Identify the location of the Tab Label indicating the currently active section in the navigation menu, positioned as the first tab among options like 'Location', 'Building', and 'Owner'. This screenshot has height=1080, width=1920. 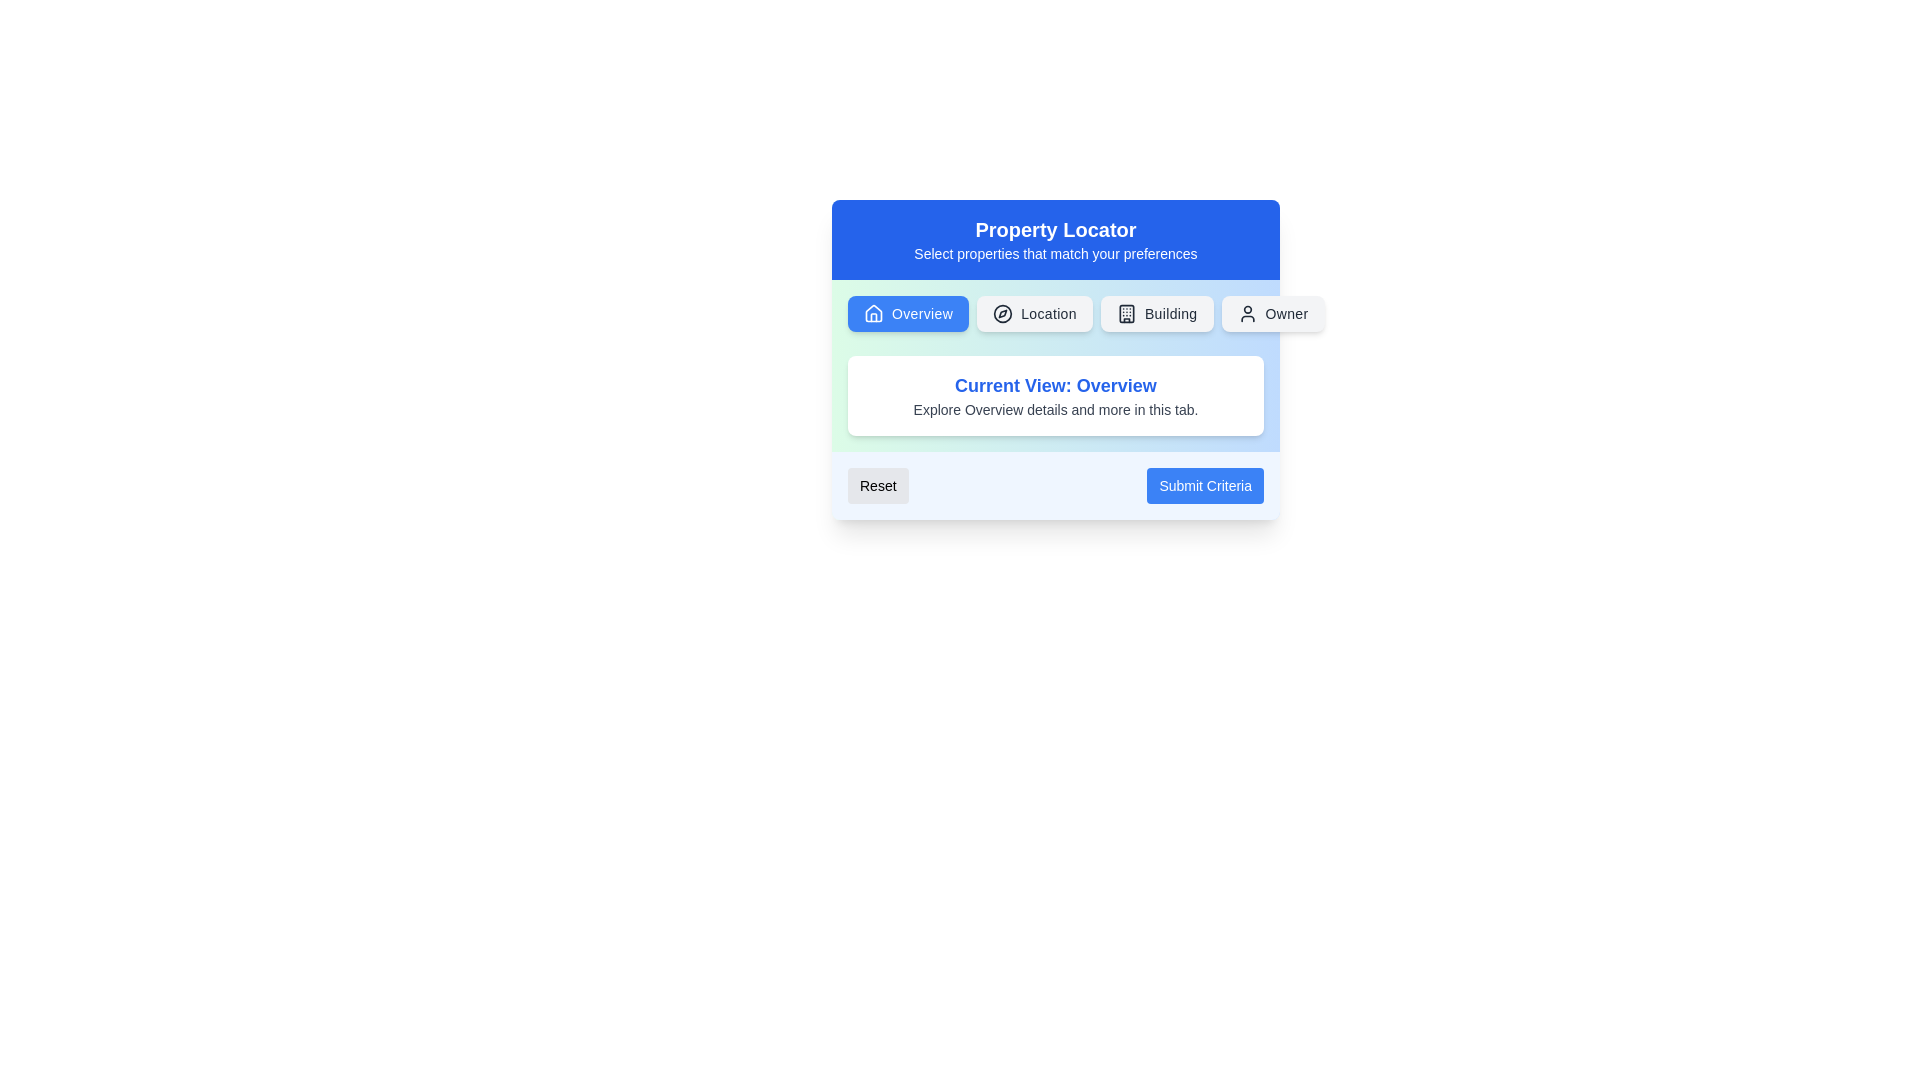
(921, 313).